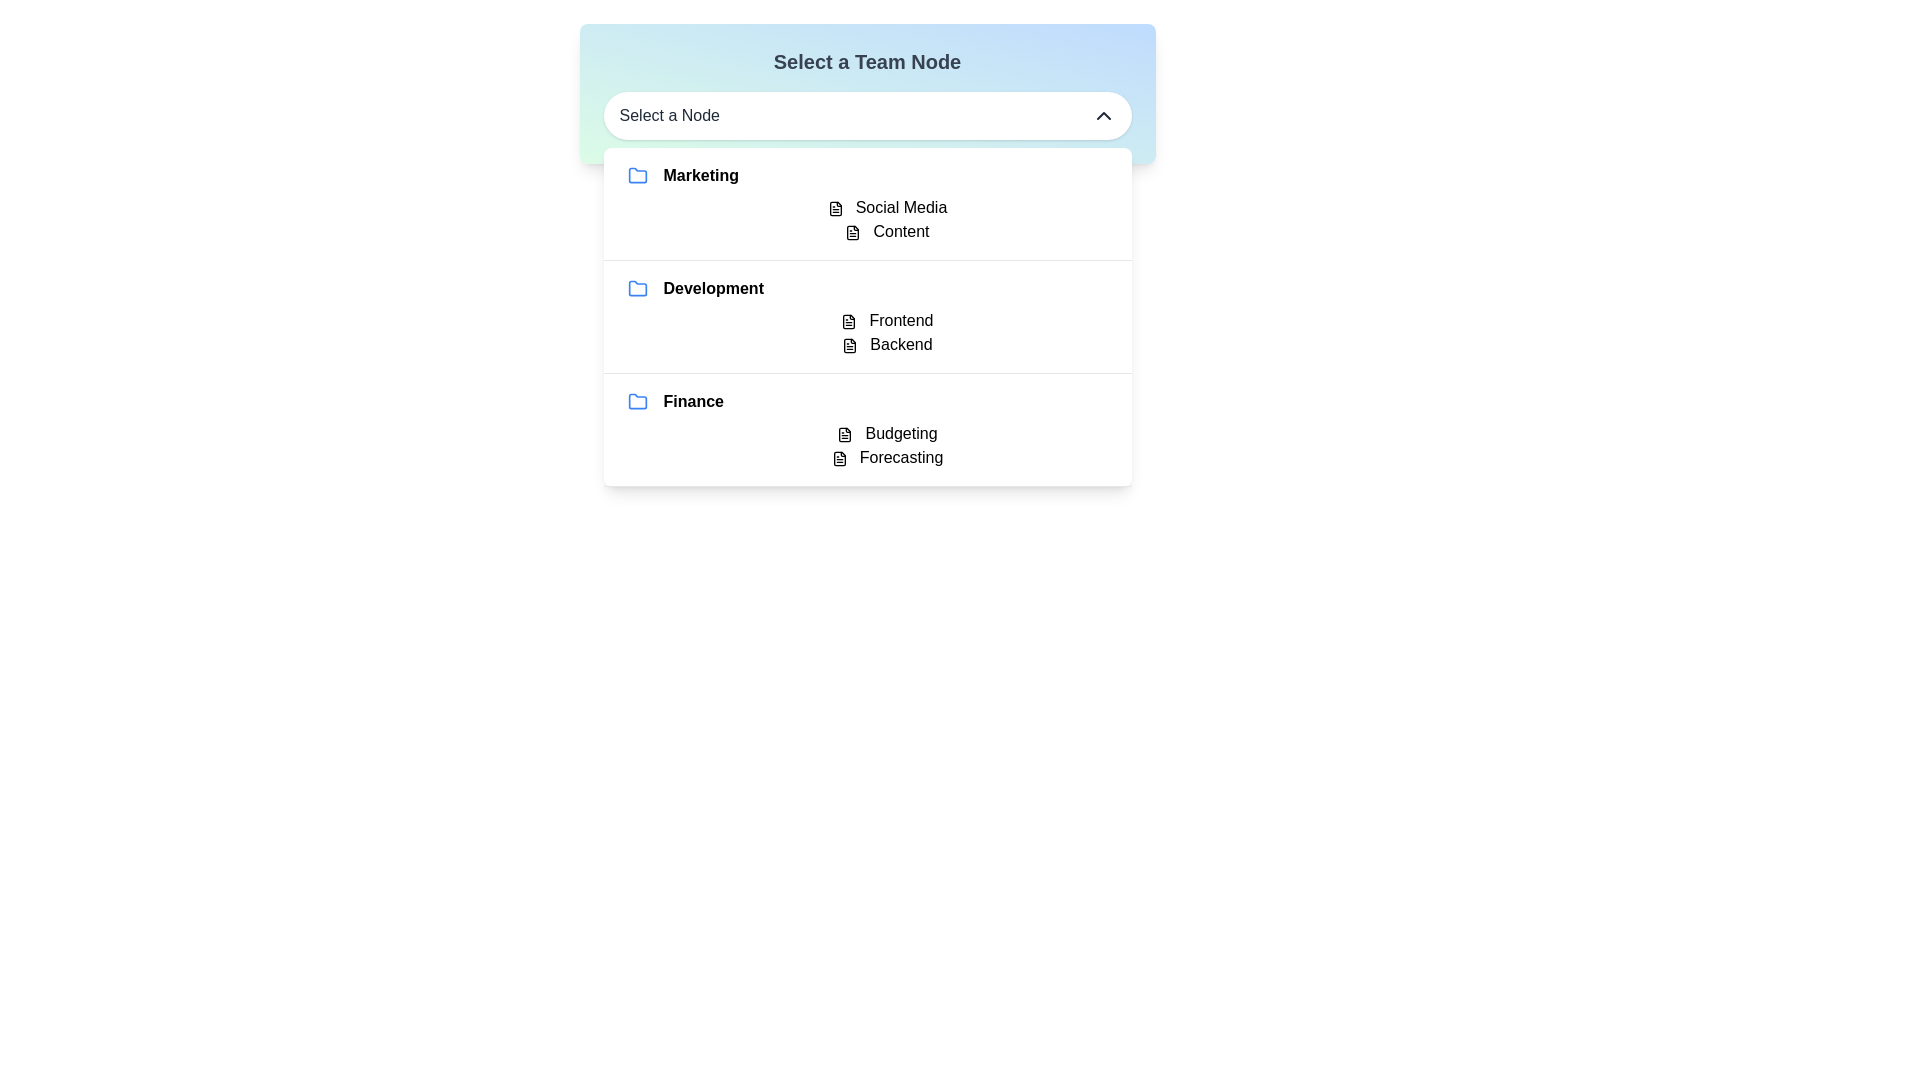  What do you see at coordinates (886, 208) in the screenshot?
I see `the 'Social Media' option in the dropdown menu under the 'Marketing' section` at bounding box center [886, 208].